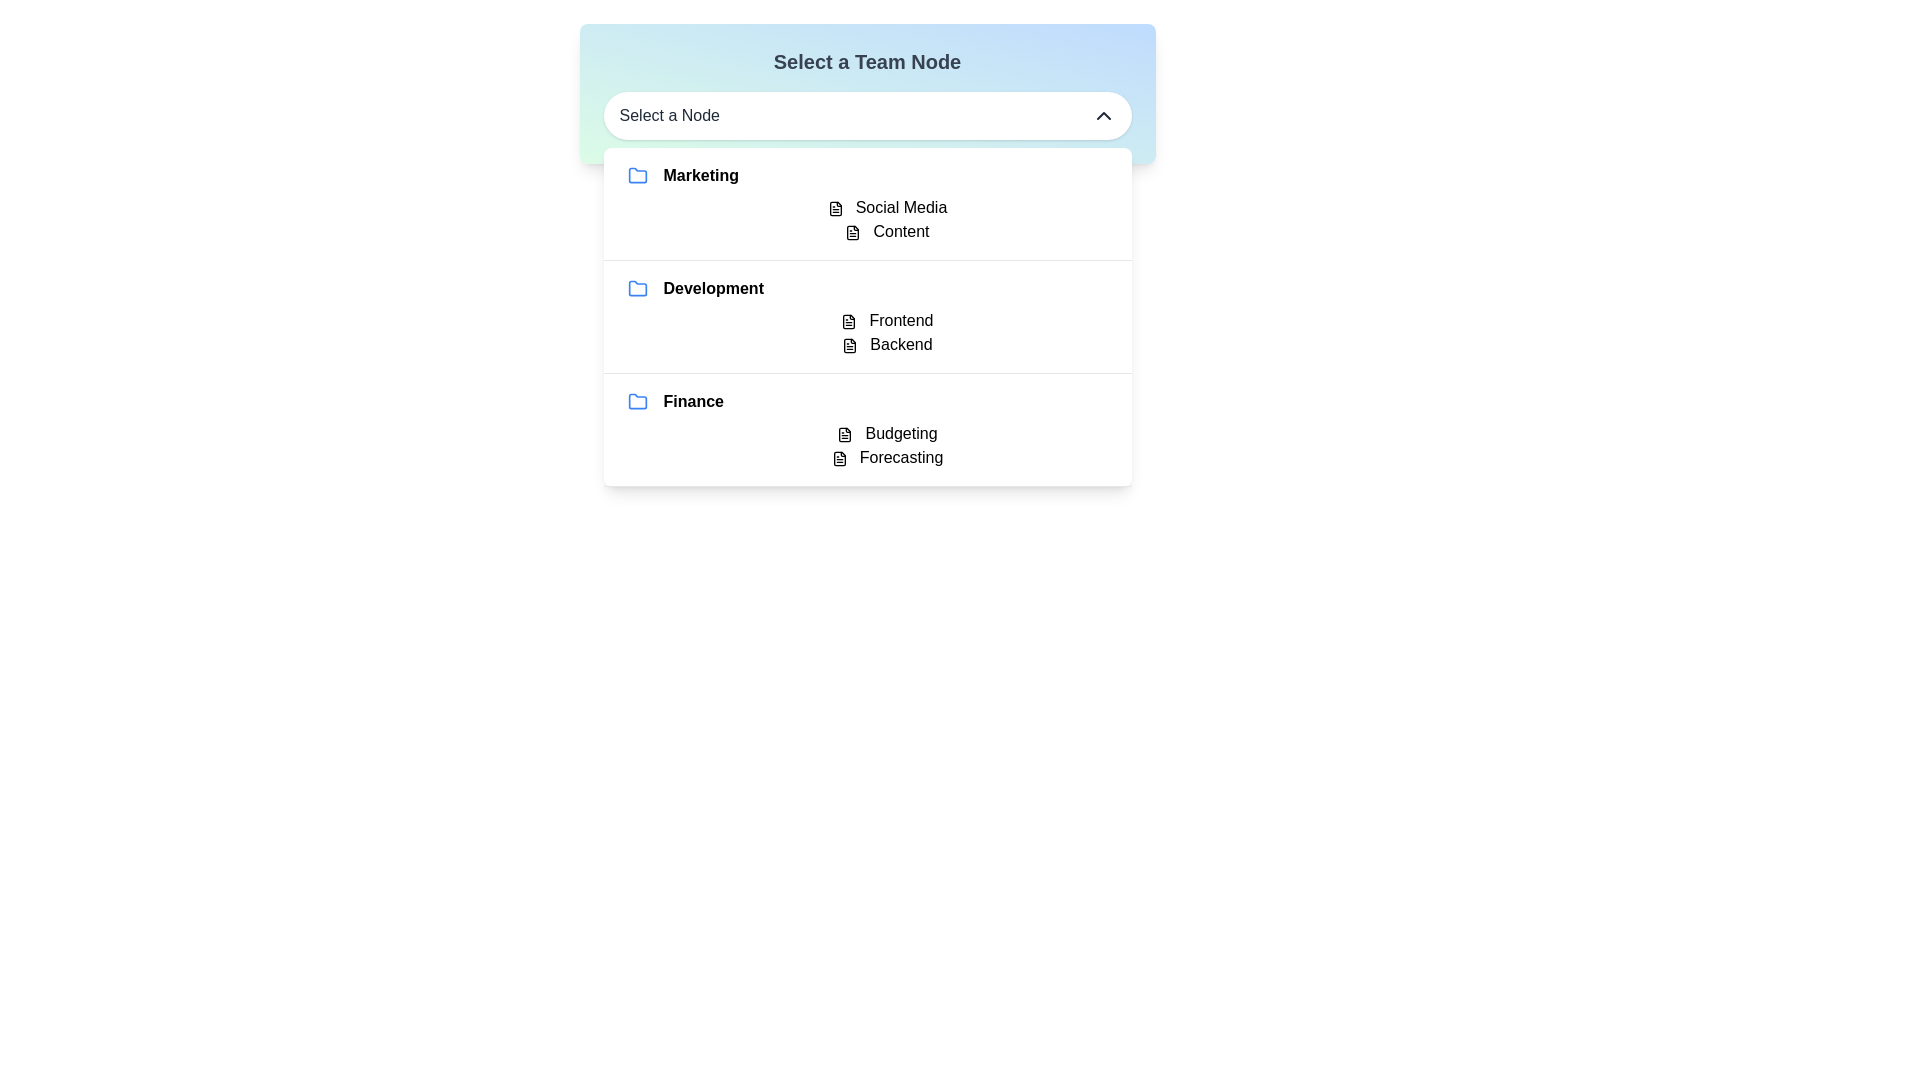  What do you see at coordinates (886, 208) in the screenshot?
I see `the 'Social Media' option in the dropdown menu under the 'Marketing' section` at bounding box center [886, 208].